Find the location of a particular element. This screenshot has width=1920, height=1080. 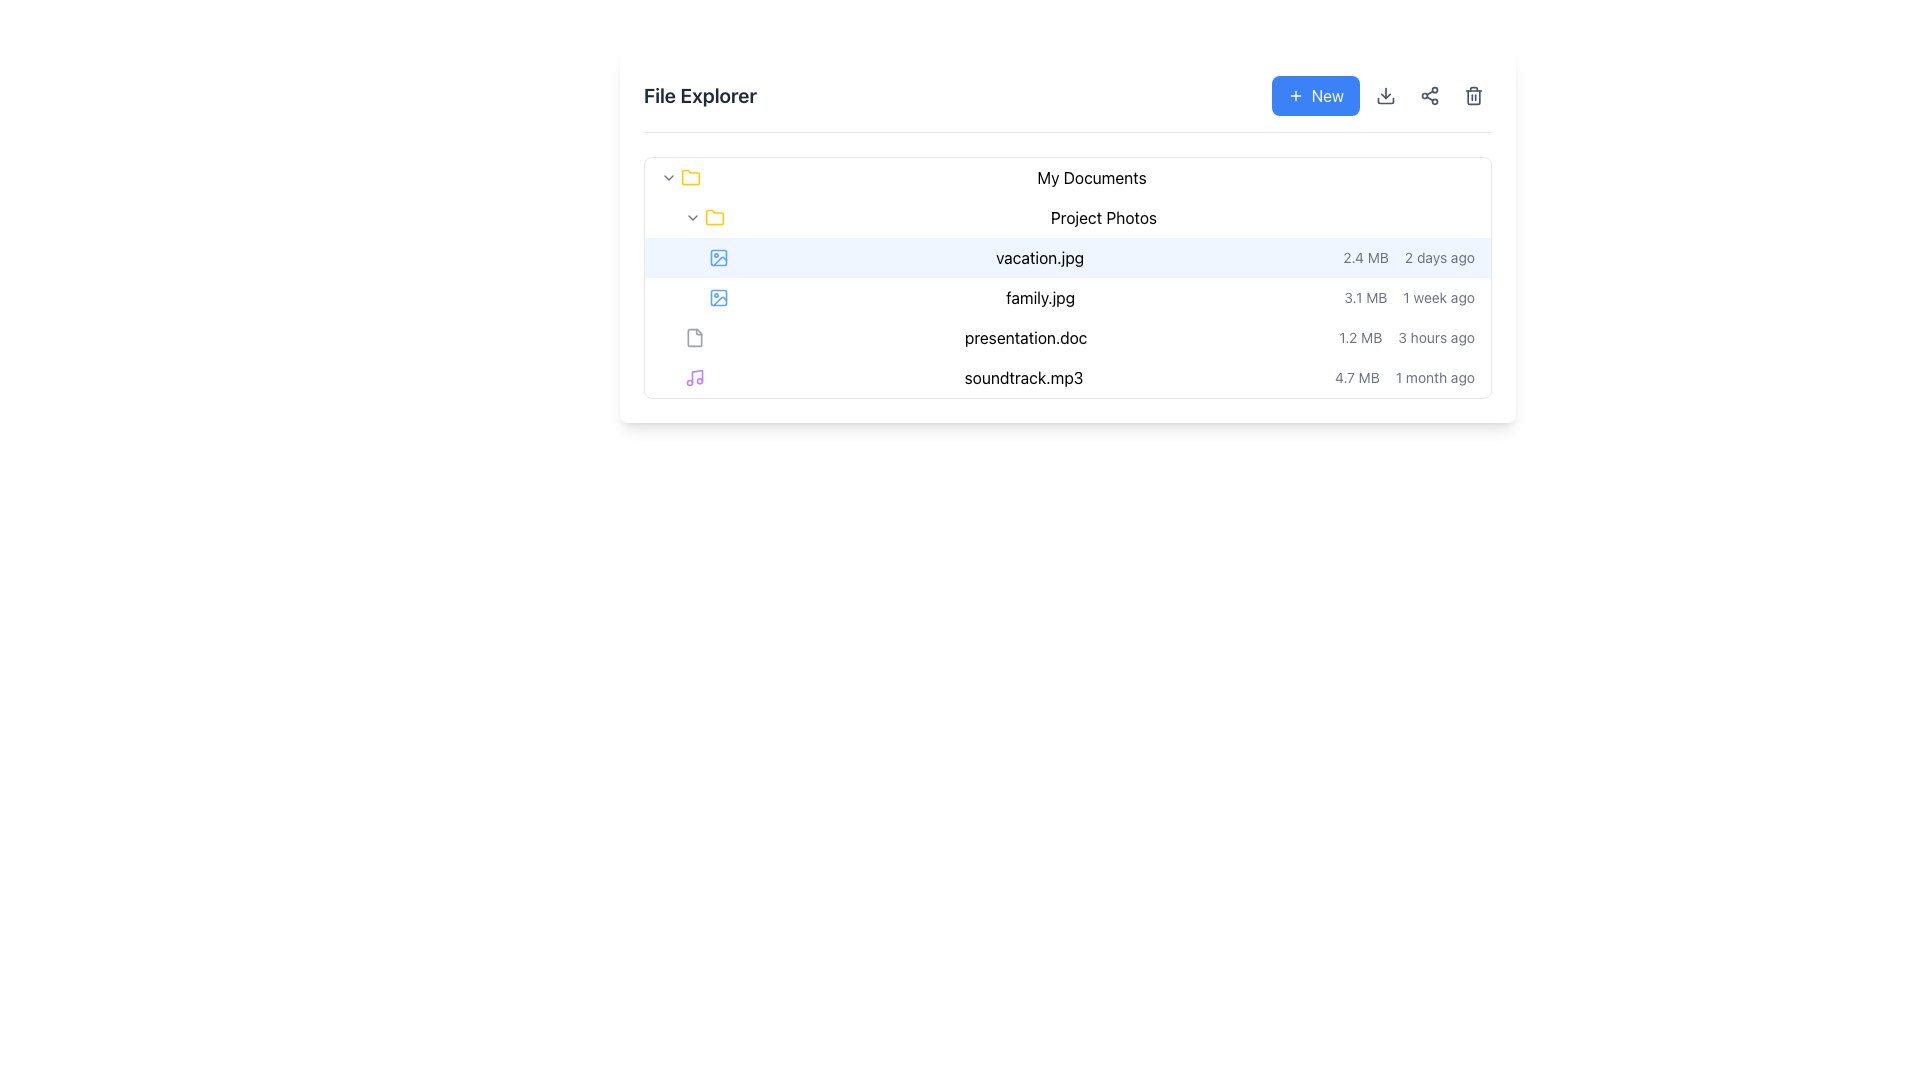

the fifth row in the file explorer interface that displays the file name 'soundtrack.mp3' with a purple music note icon on the left is located at coordinates (1067, 378).